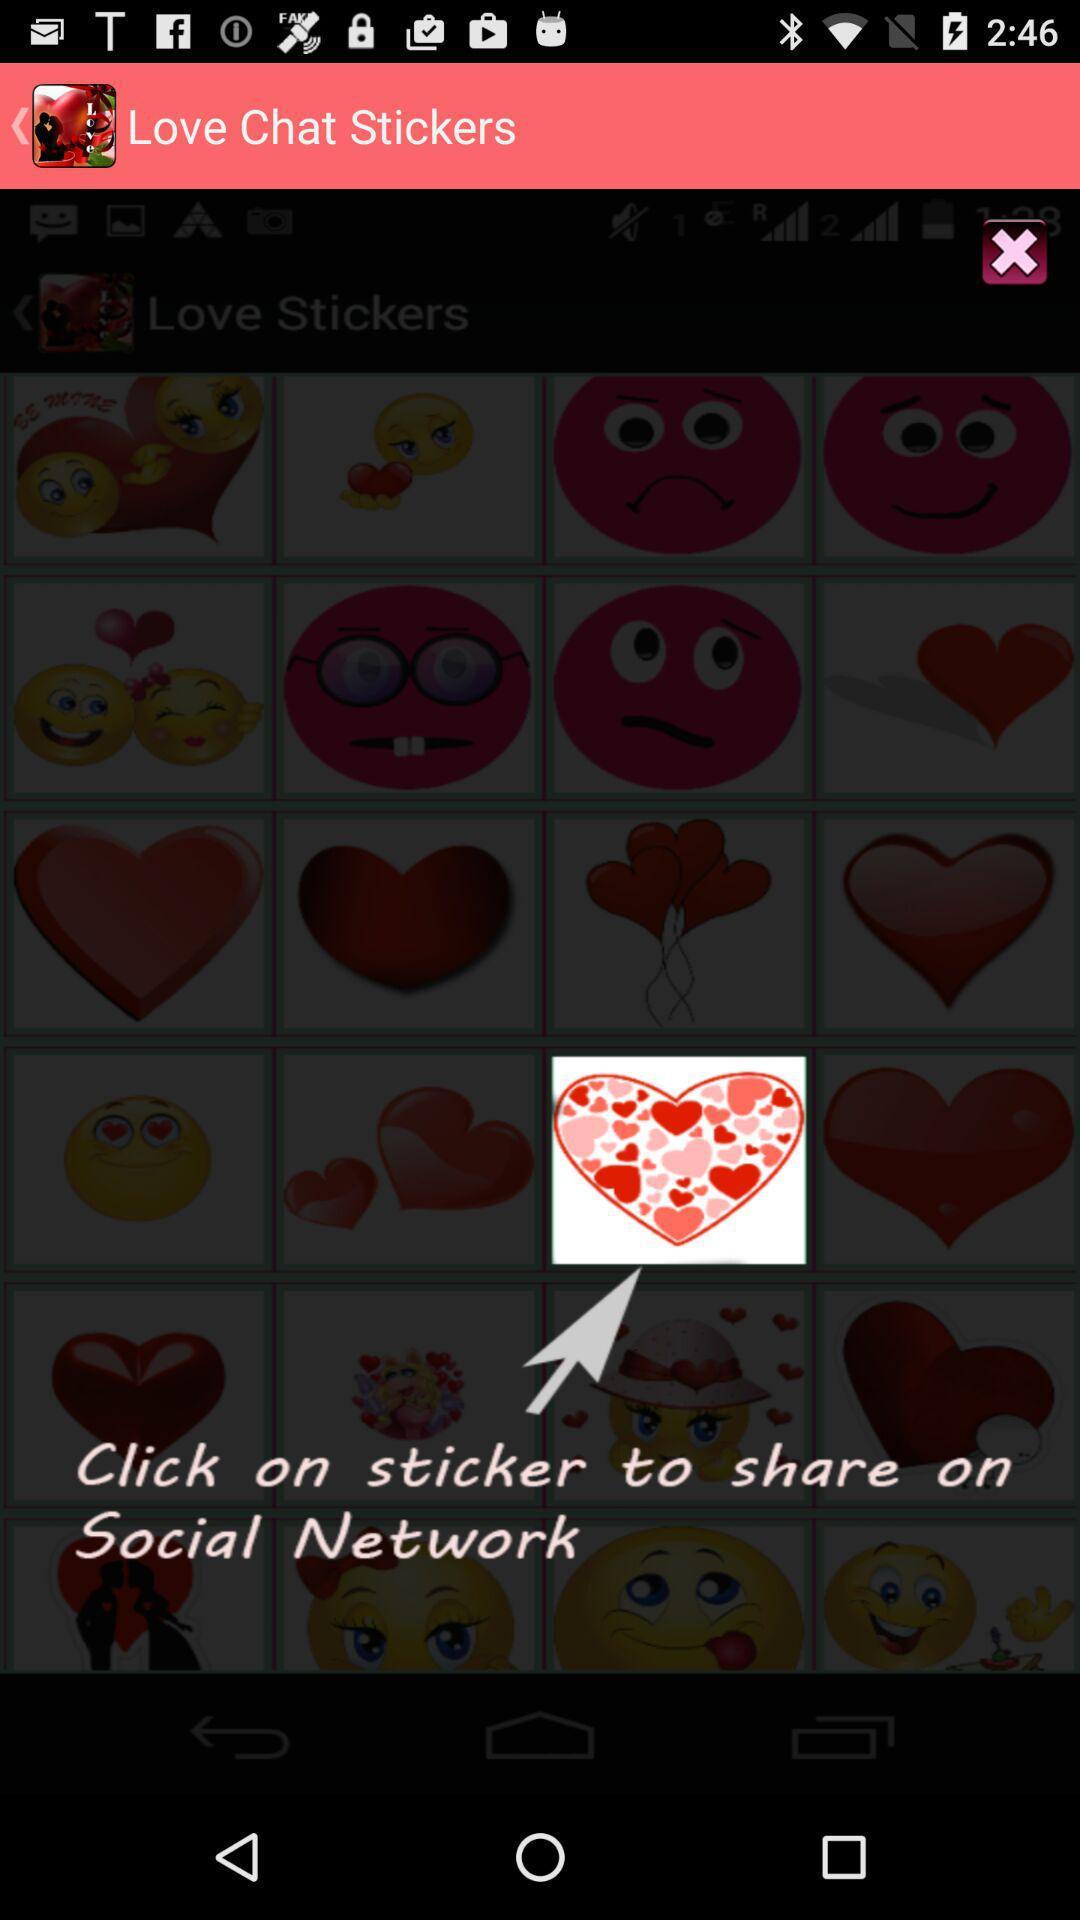 Image resolution: width=1080 pixels, height=1920 pixels. Describe the element at coordinates (540, 1727) in the screenshot. I see `home row back home active apps` at that location.